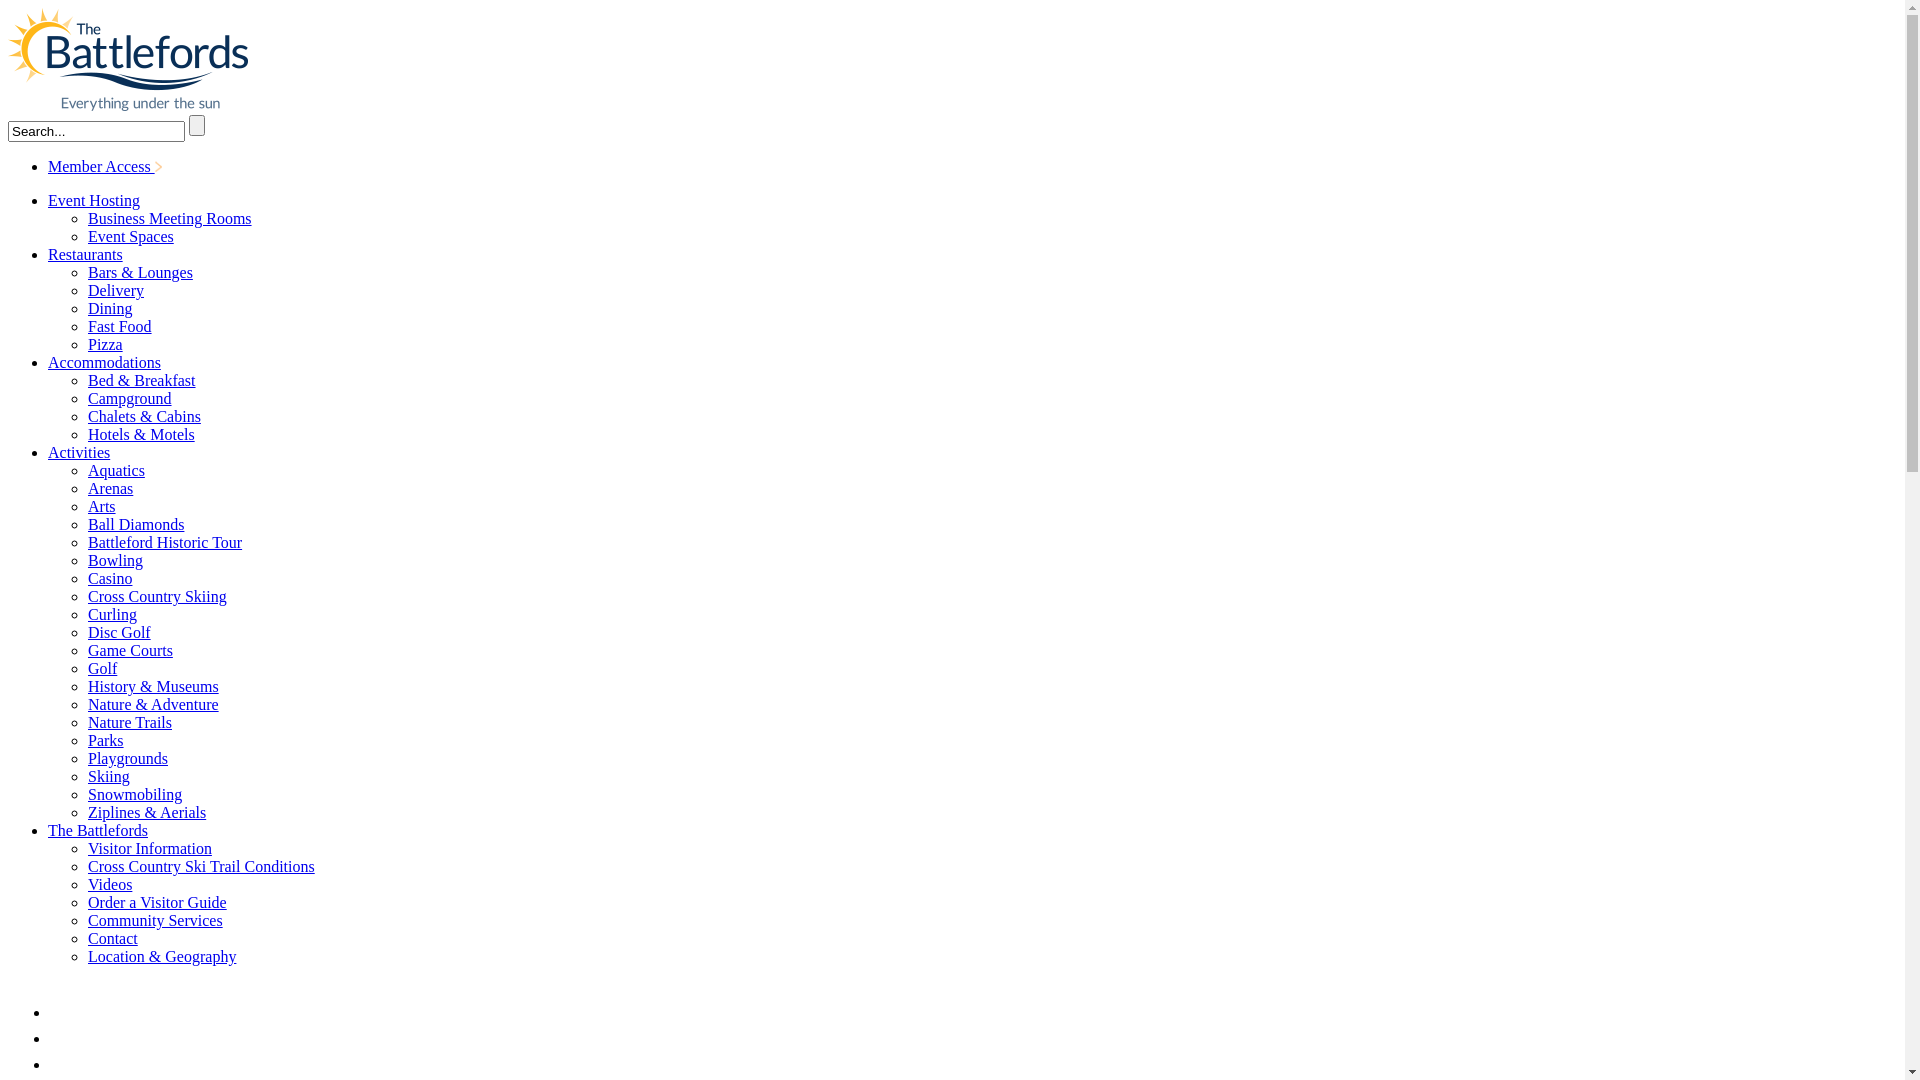 The height and width of the screenshot is (1080, 1920). What do you see at coordinates (93, 200) in the screenshot?
I see `'Event Hosting'` at bounding box center [93, 200].